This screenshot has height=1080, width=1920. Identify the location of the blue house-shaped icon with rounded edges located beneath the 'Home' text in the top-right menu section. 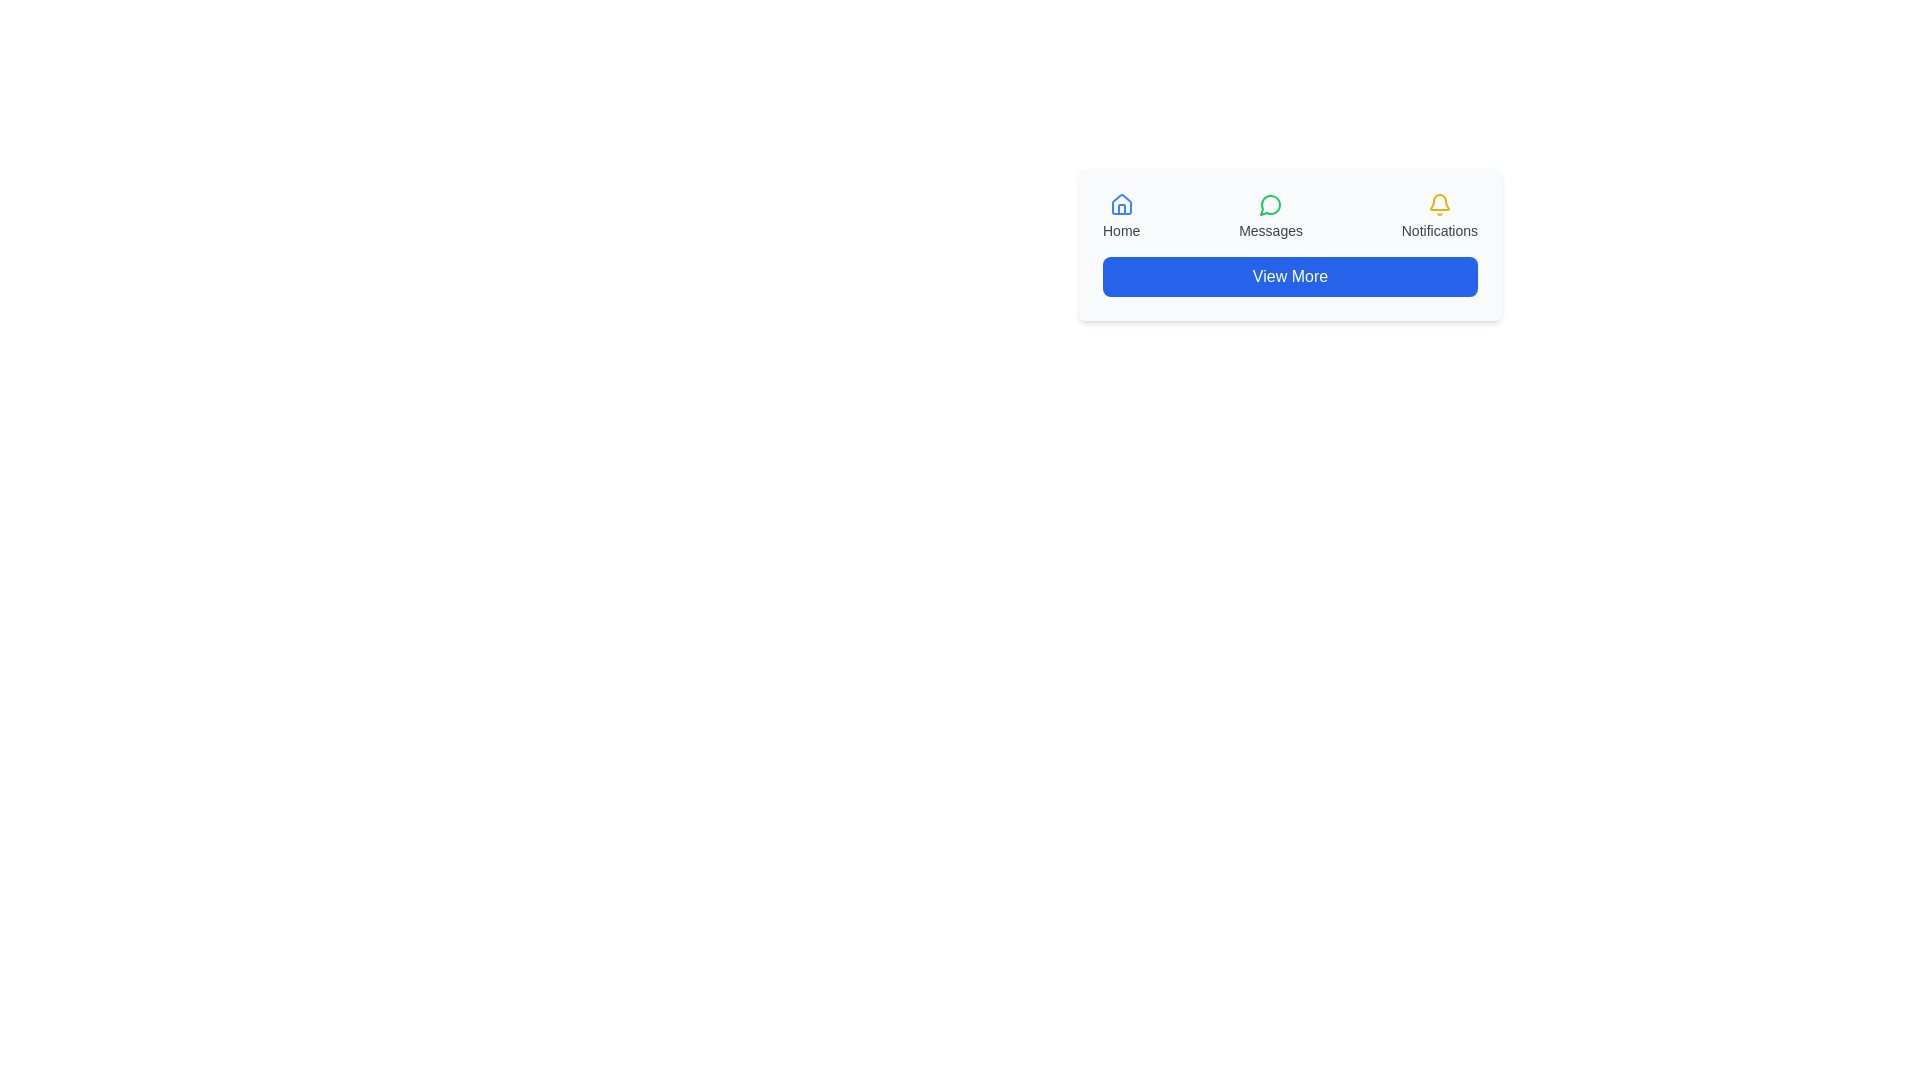
(1121, 204).